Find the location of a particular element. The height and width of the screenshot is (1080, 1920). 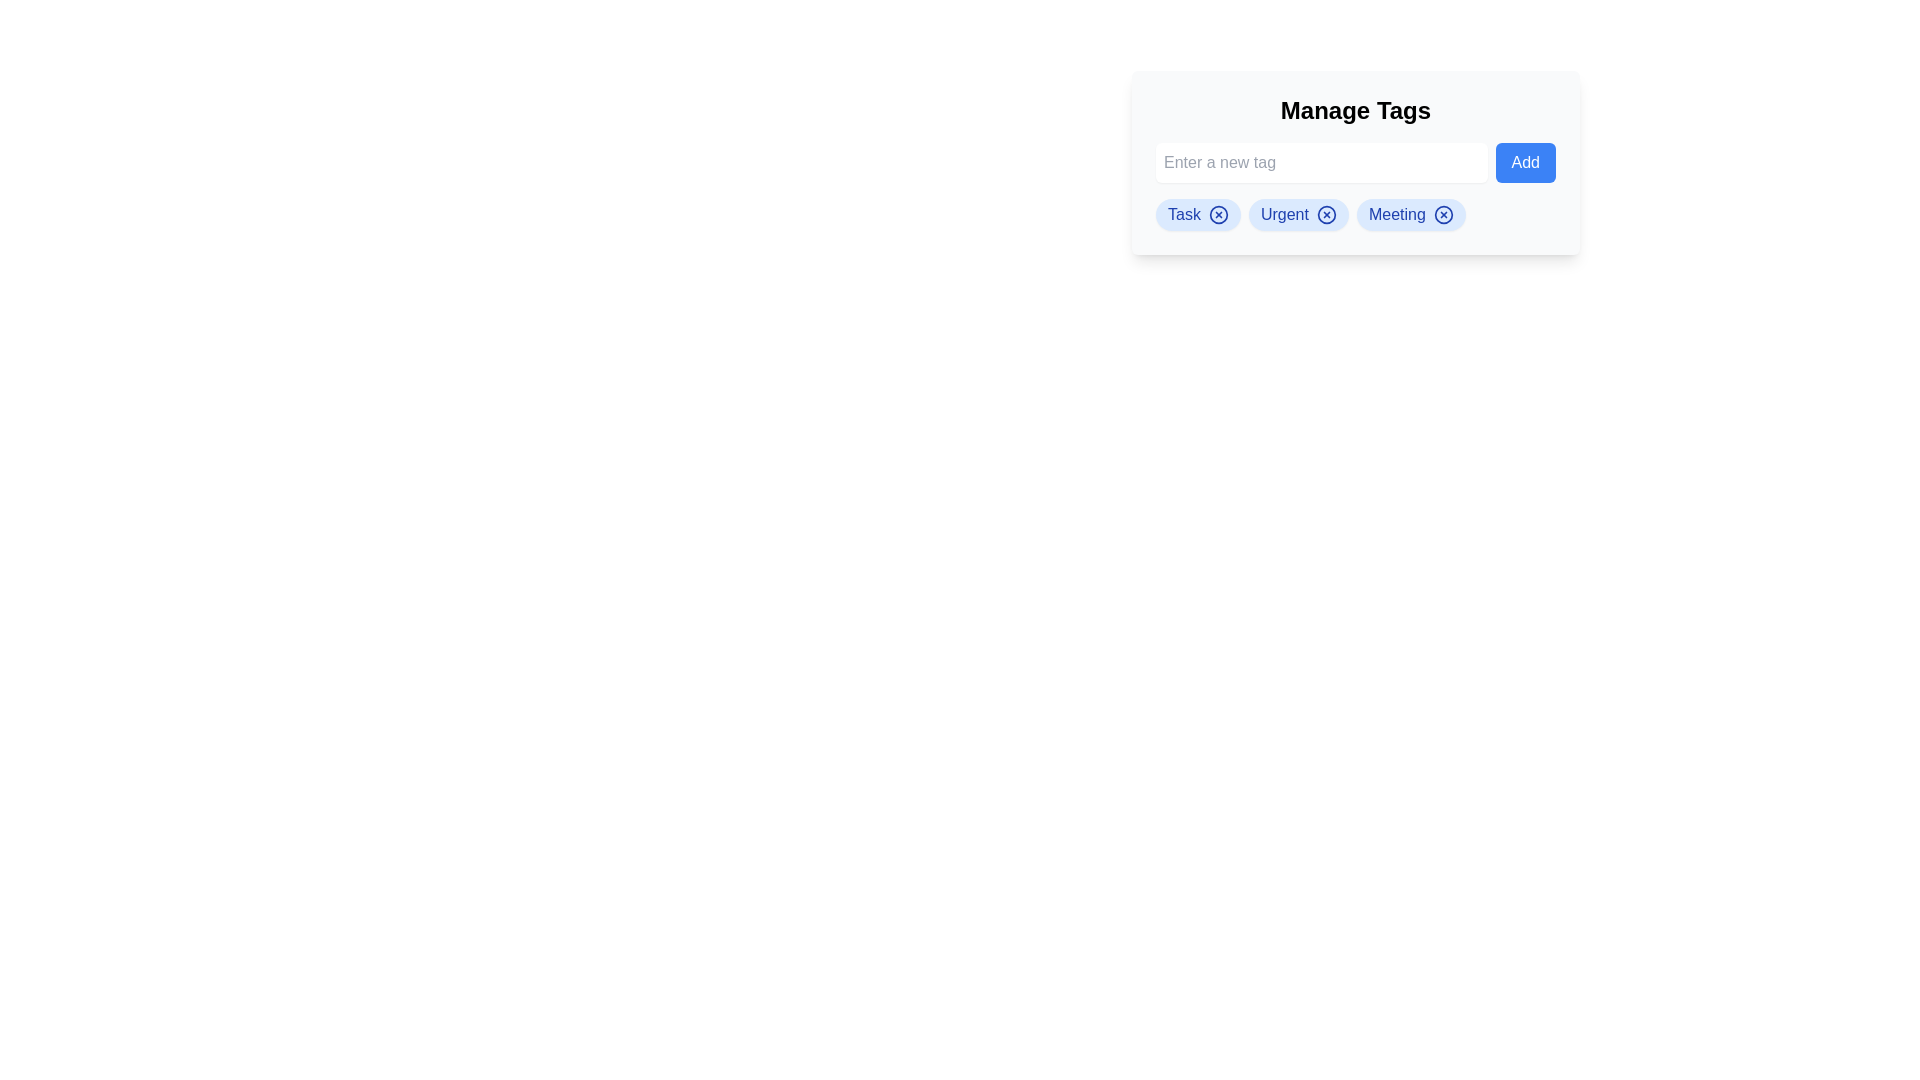

the text label displaying 'Urgent' is located at coordinates (1283, 215).